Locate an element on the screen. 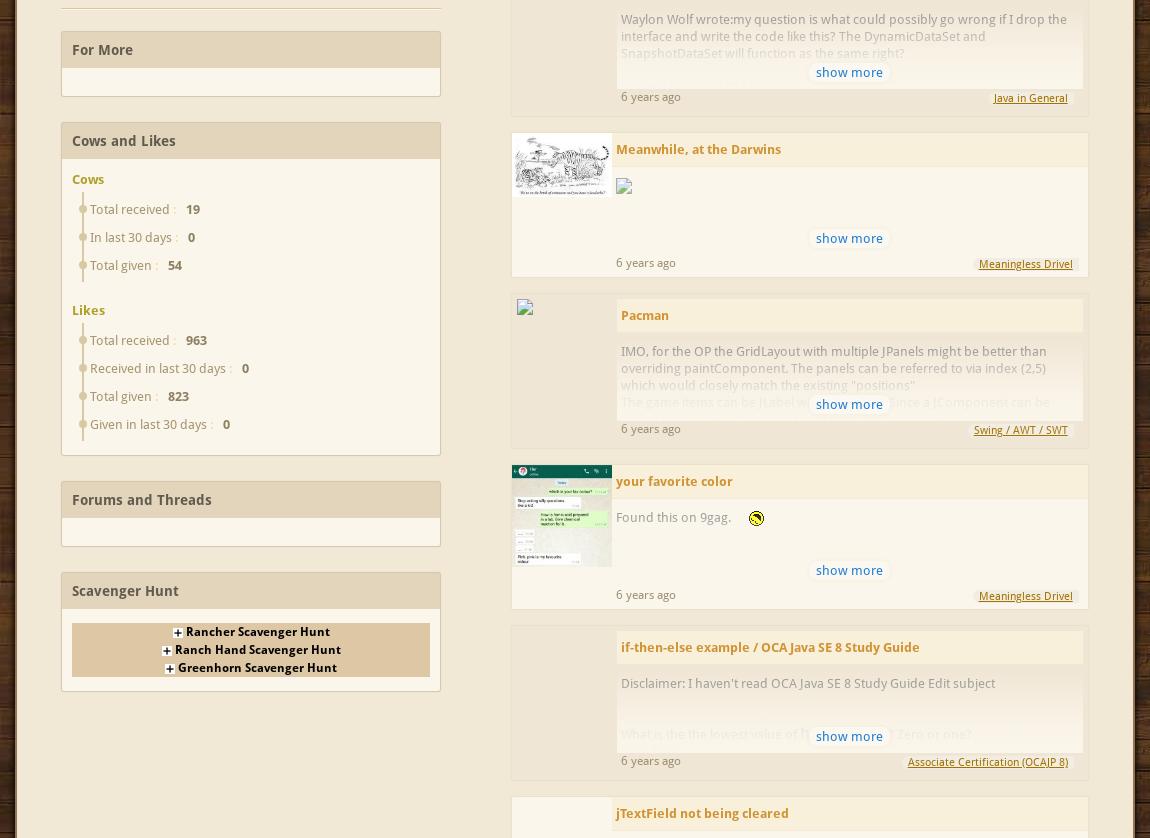 The height and width of the screenshot is (838, 1150). 'Cows and Likes' is located at coordinates (122, 140).